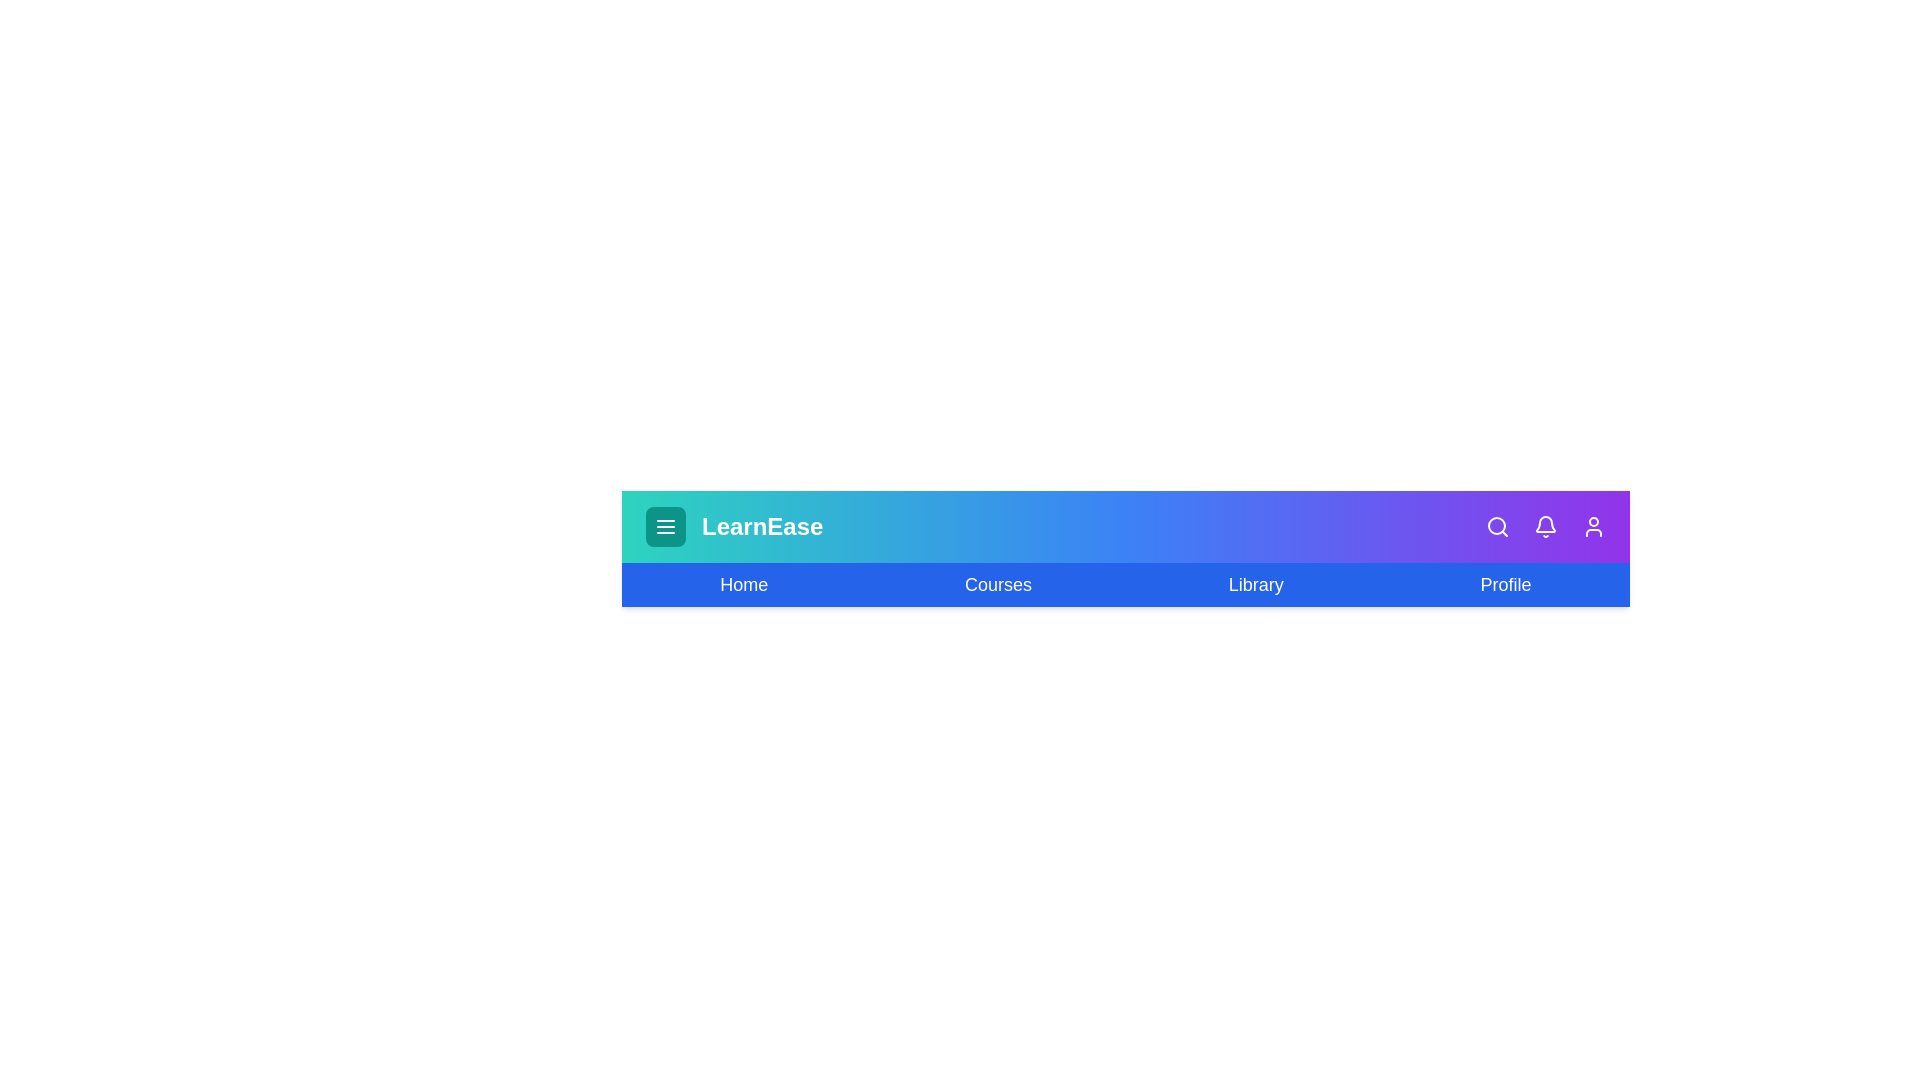 The image size is (1920, 1080). Describe the element at coordinates (1255, 585) in the screenshot. I see `the navigation option Library to navigate to the respective section` at that location.